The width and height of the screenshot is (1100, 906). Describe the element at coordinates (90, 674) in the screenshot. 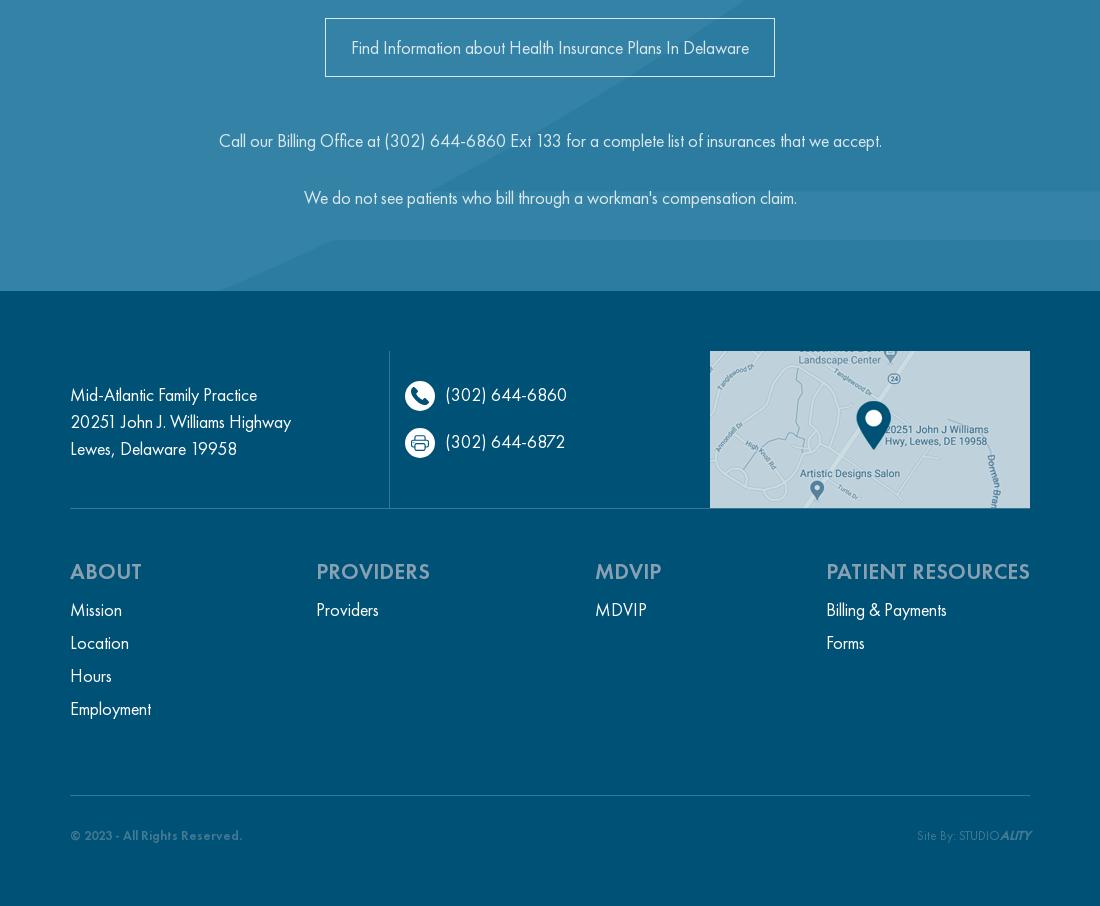

I see `'Hours'` at that location.